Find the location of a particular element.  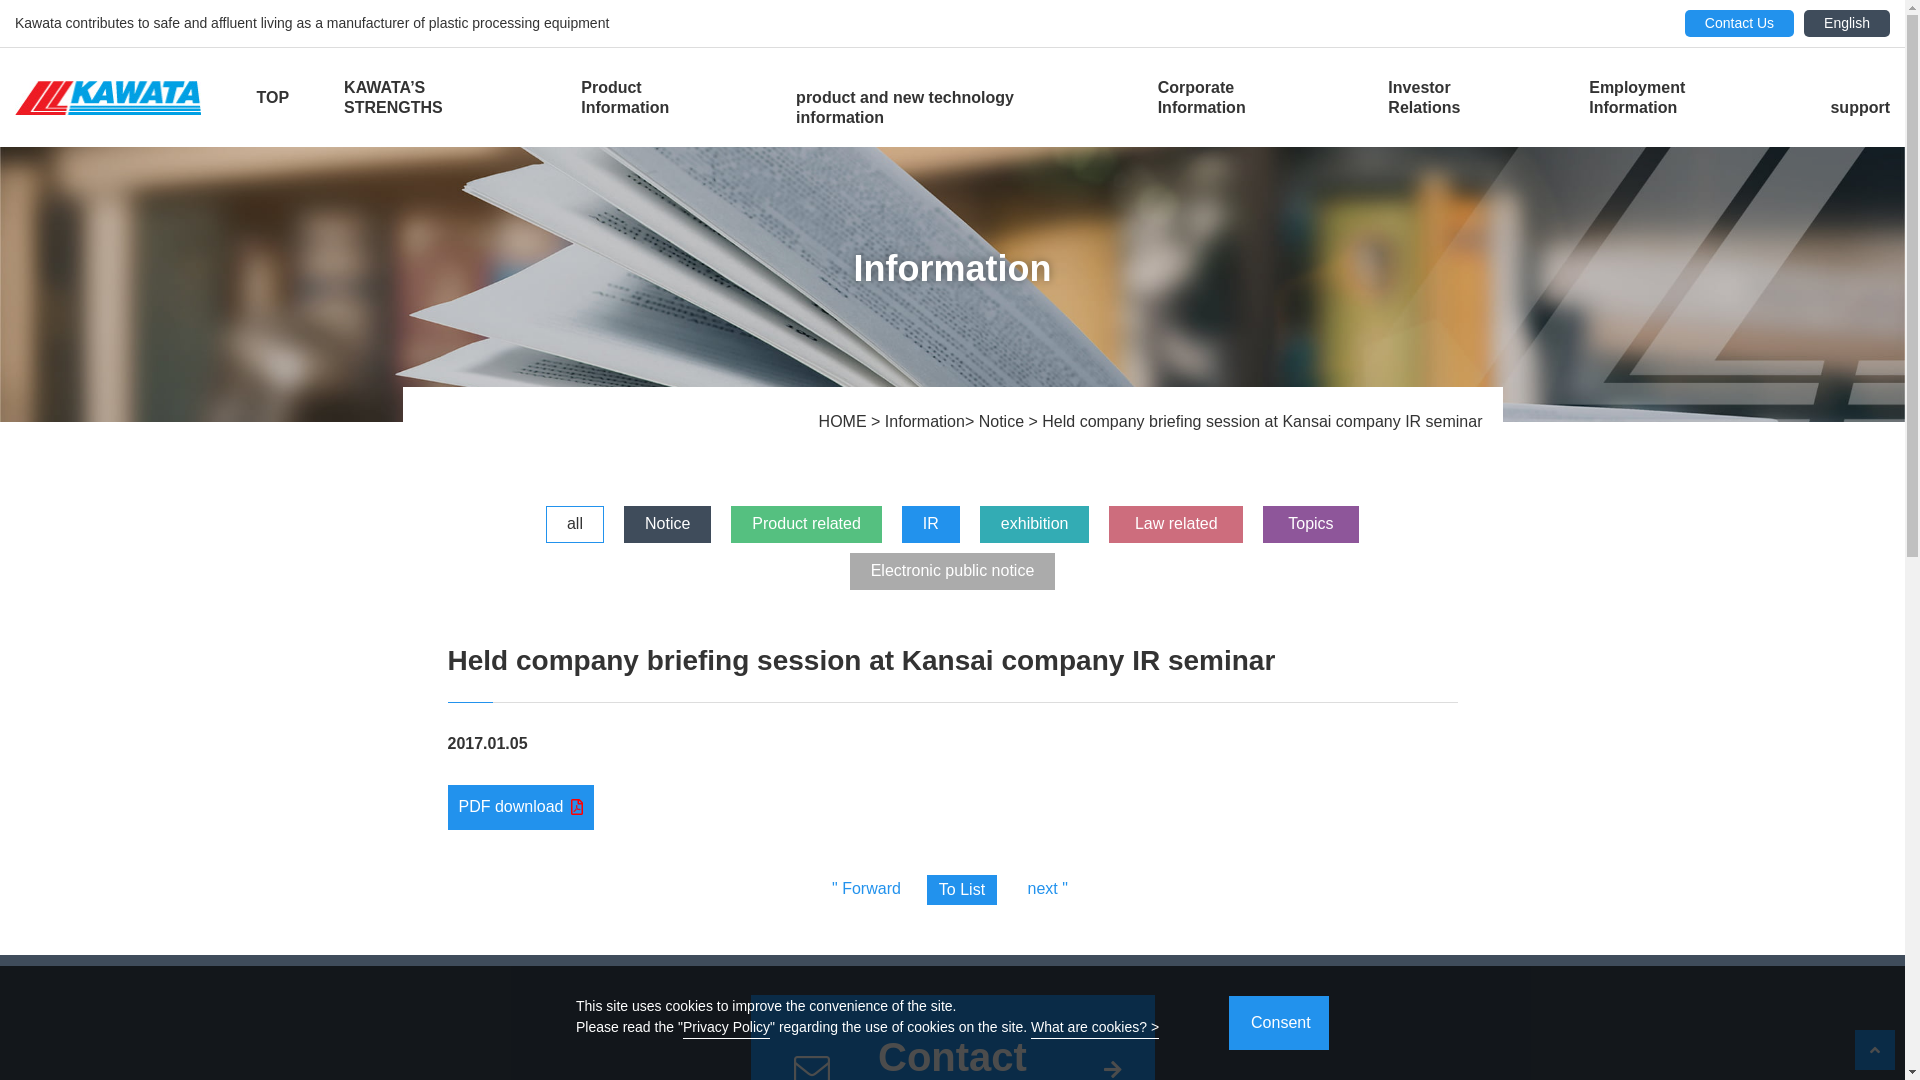

'Corporate Information  ' is located at coordinates (1245, 97).